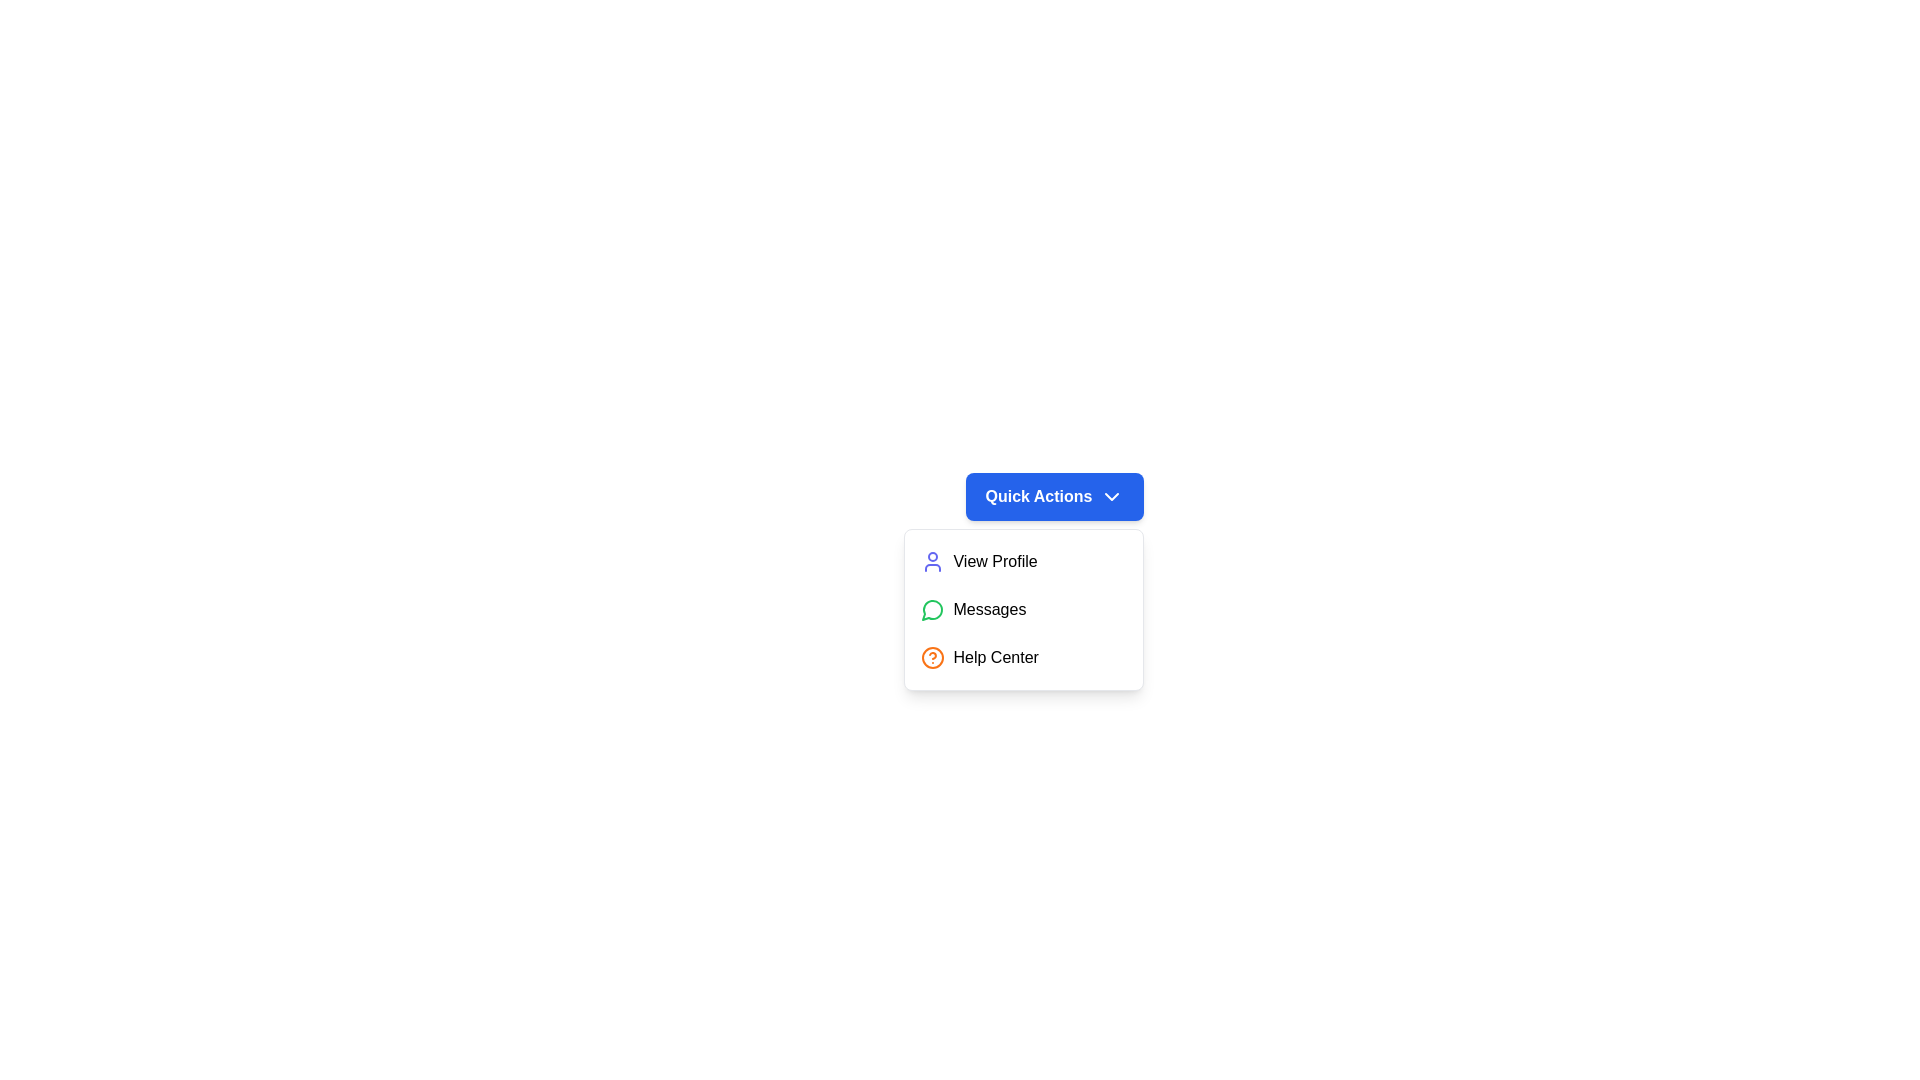 The width and height of the screenshot is (1920, 1080). I want to click on the 'Quick Actions' button to toggle the dropdown menu, so click(1054, 496).